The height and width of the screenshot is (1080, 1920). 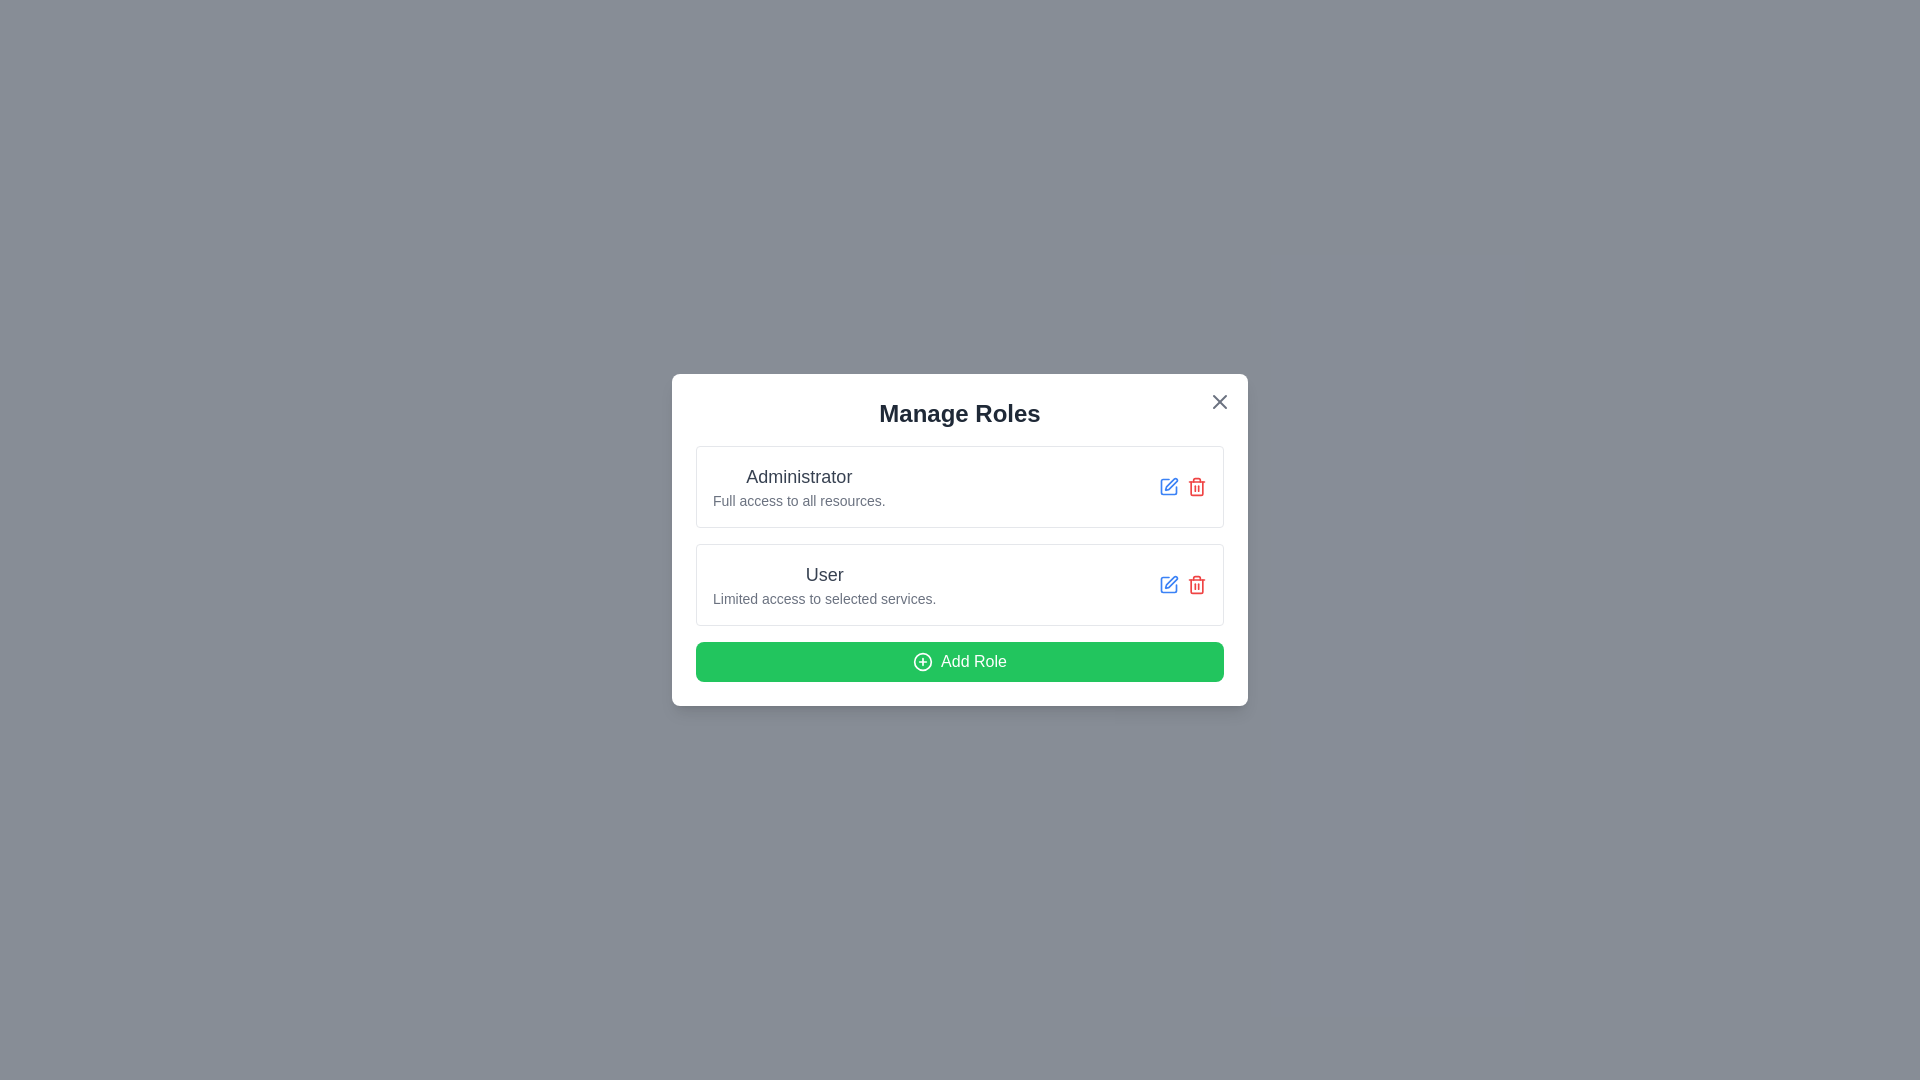 What do you see at coordinates (1218, 401) in the screenshot?
I see `the 'X' icon button in the top-right corner of the dialog box to change its color from gray to red` at bounding box center [1218, 401].